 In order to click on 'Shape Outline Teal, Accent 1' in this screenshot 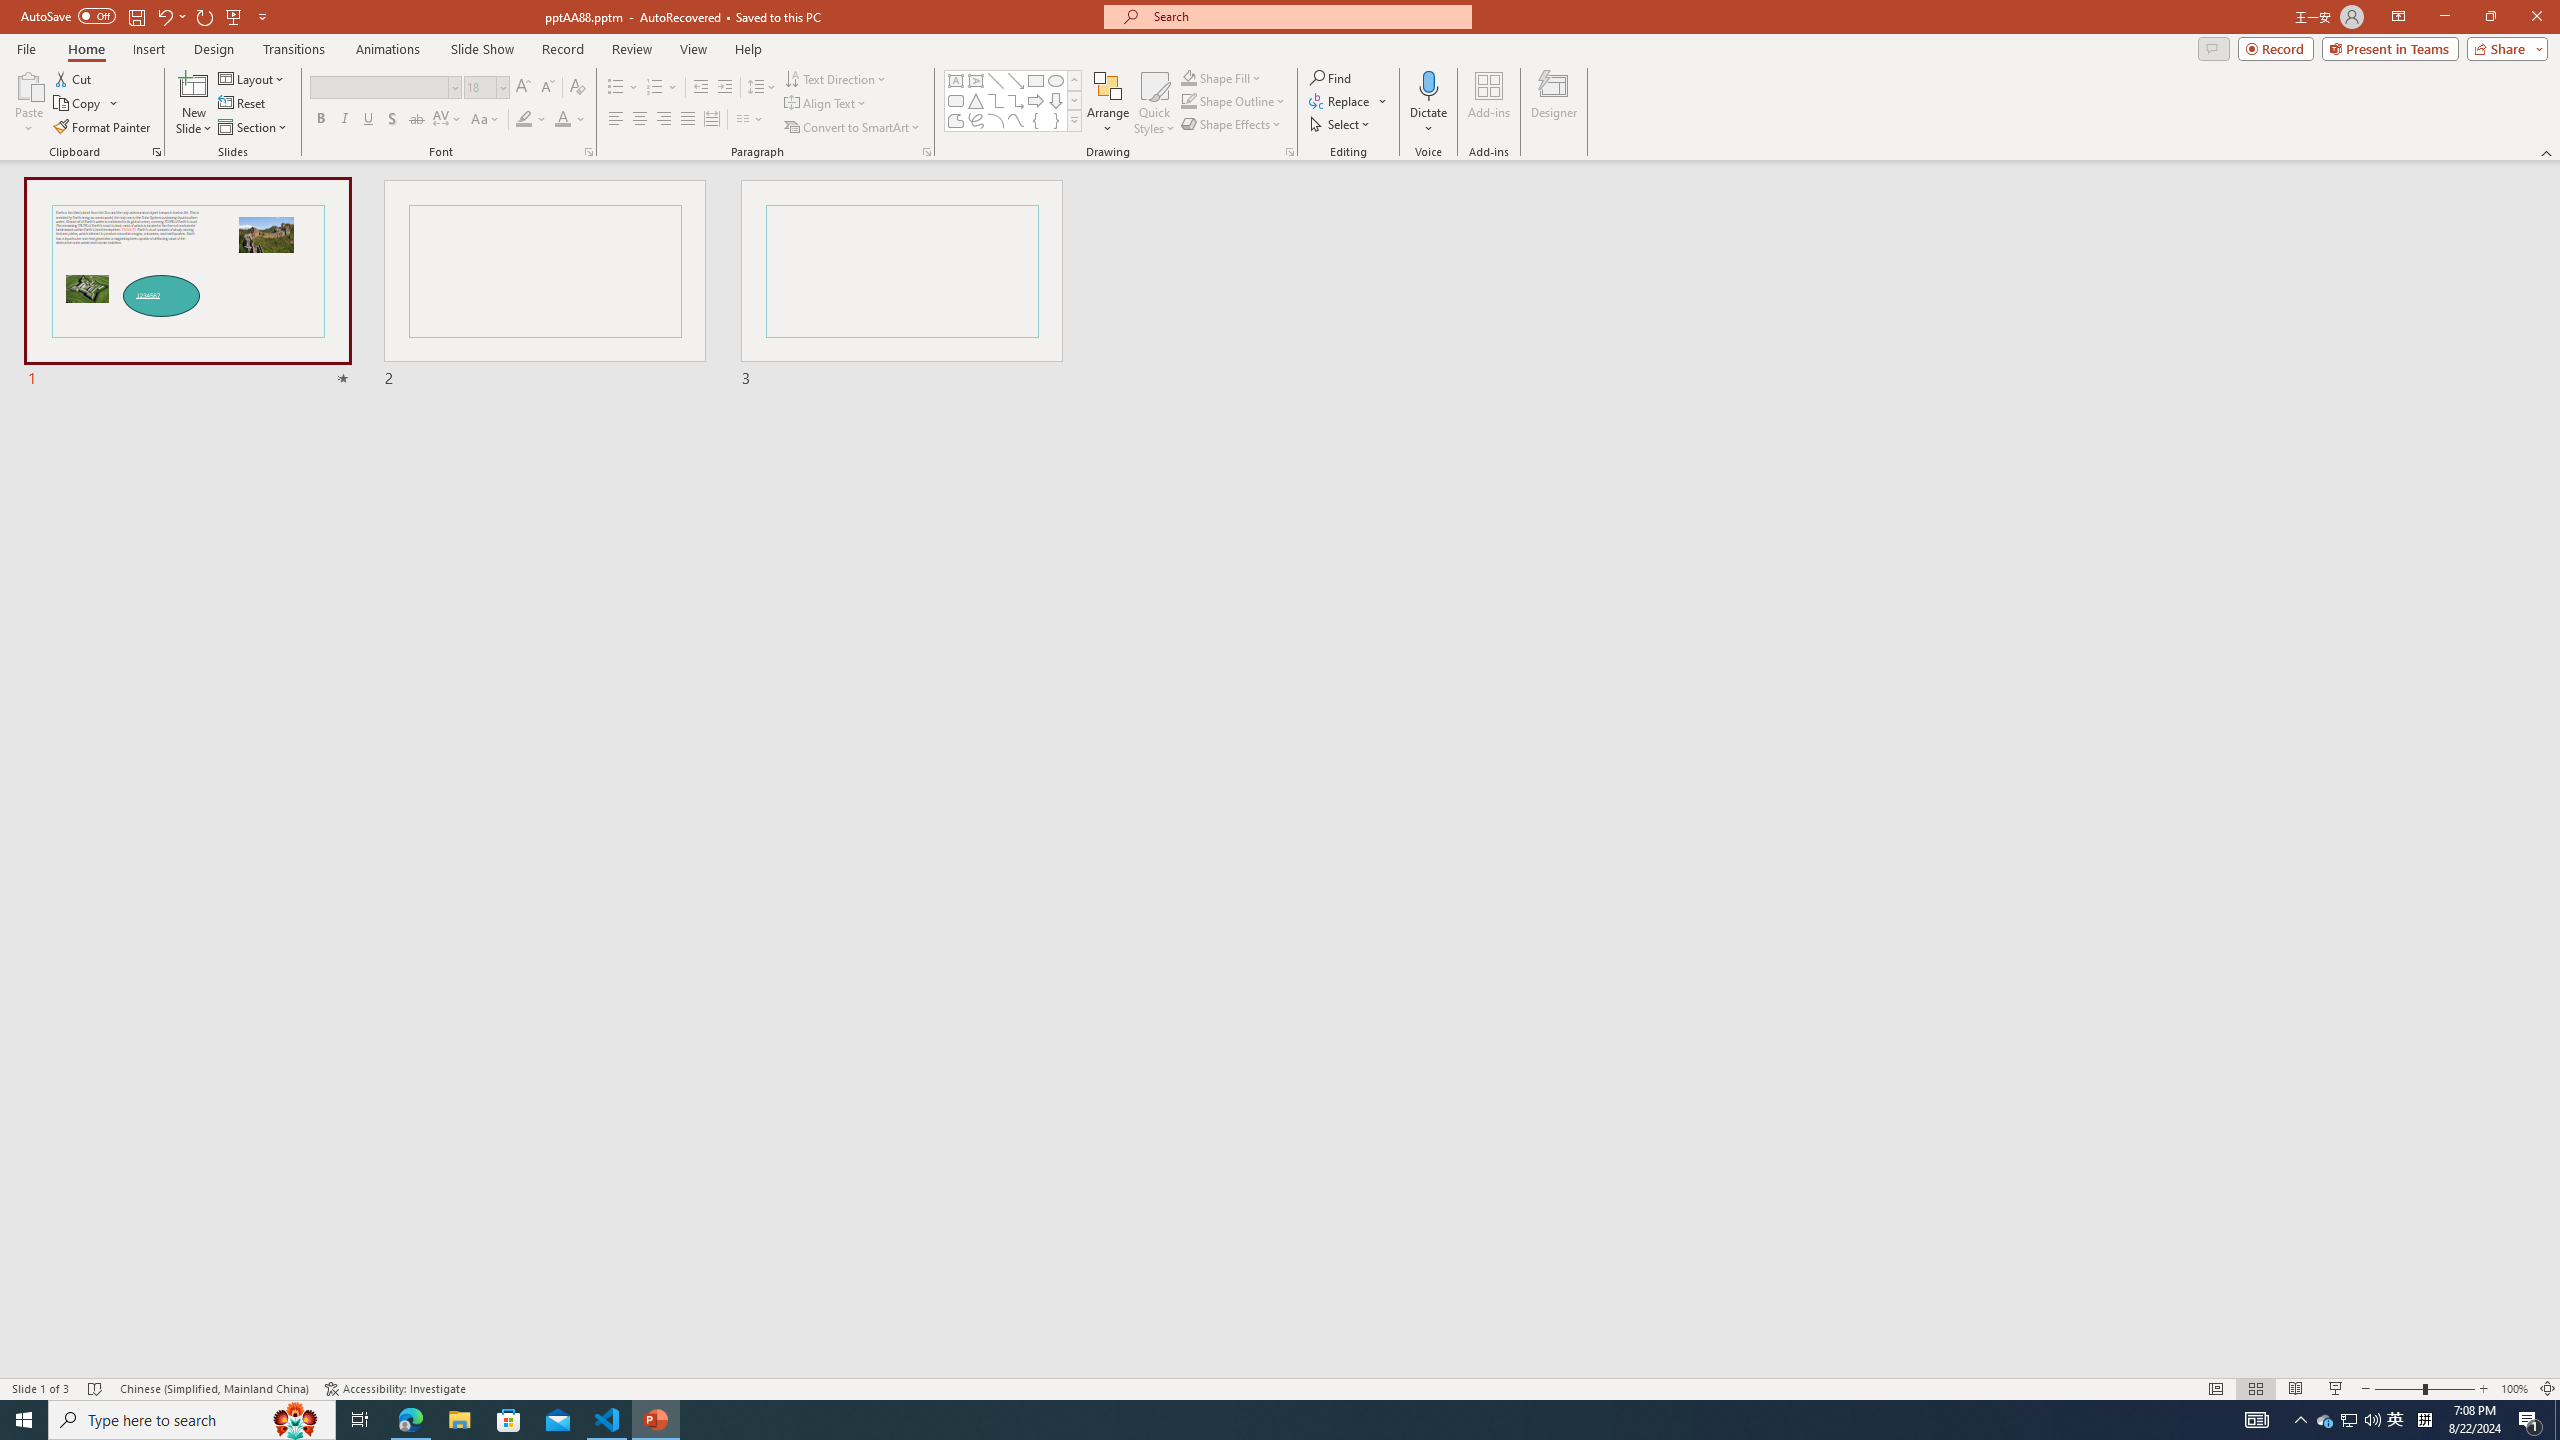, I will do `click(1189, 99)`.